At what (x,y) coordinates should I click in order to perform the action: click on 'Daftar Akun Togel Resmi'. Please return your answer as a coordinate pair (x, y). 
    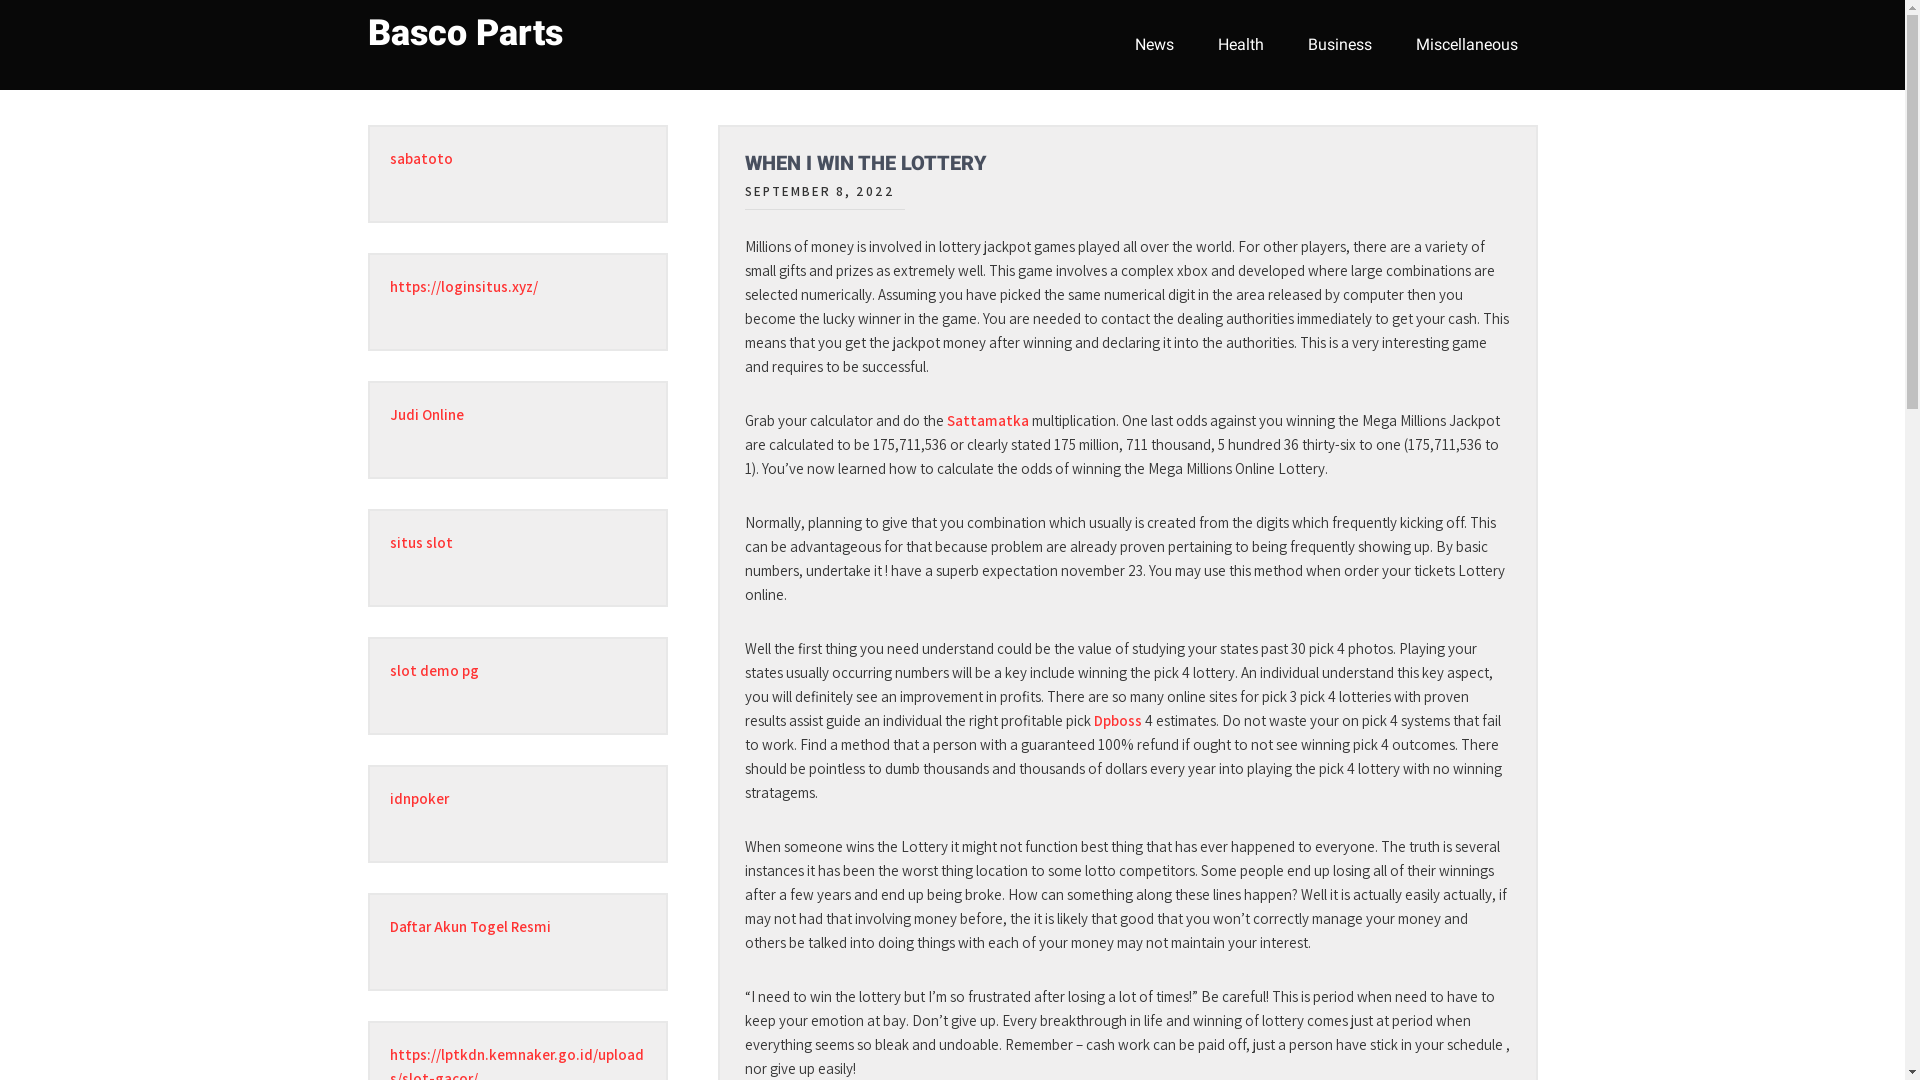
    Looking at the image, I should click on (469, 926).